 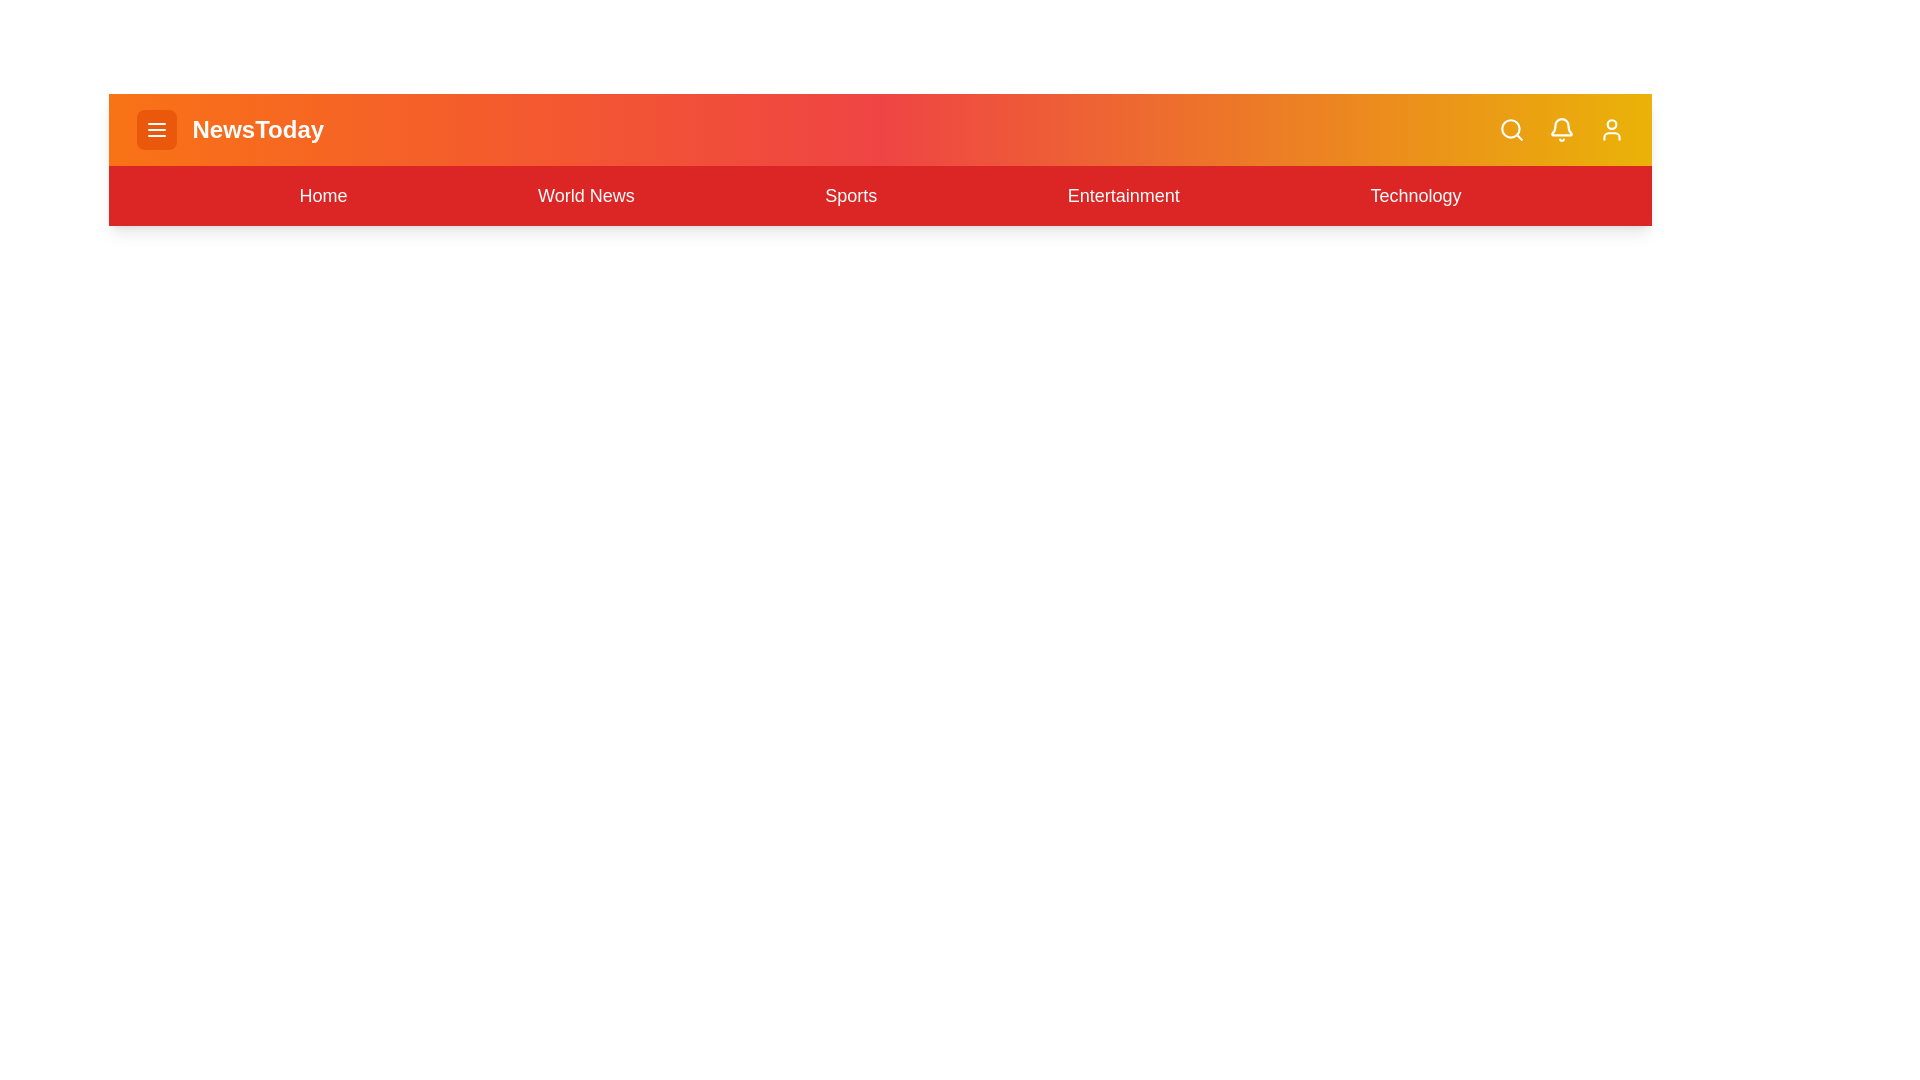 I want to click on the World News navigation link in the menu, so click(x=585, y=196).